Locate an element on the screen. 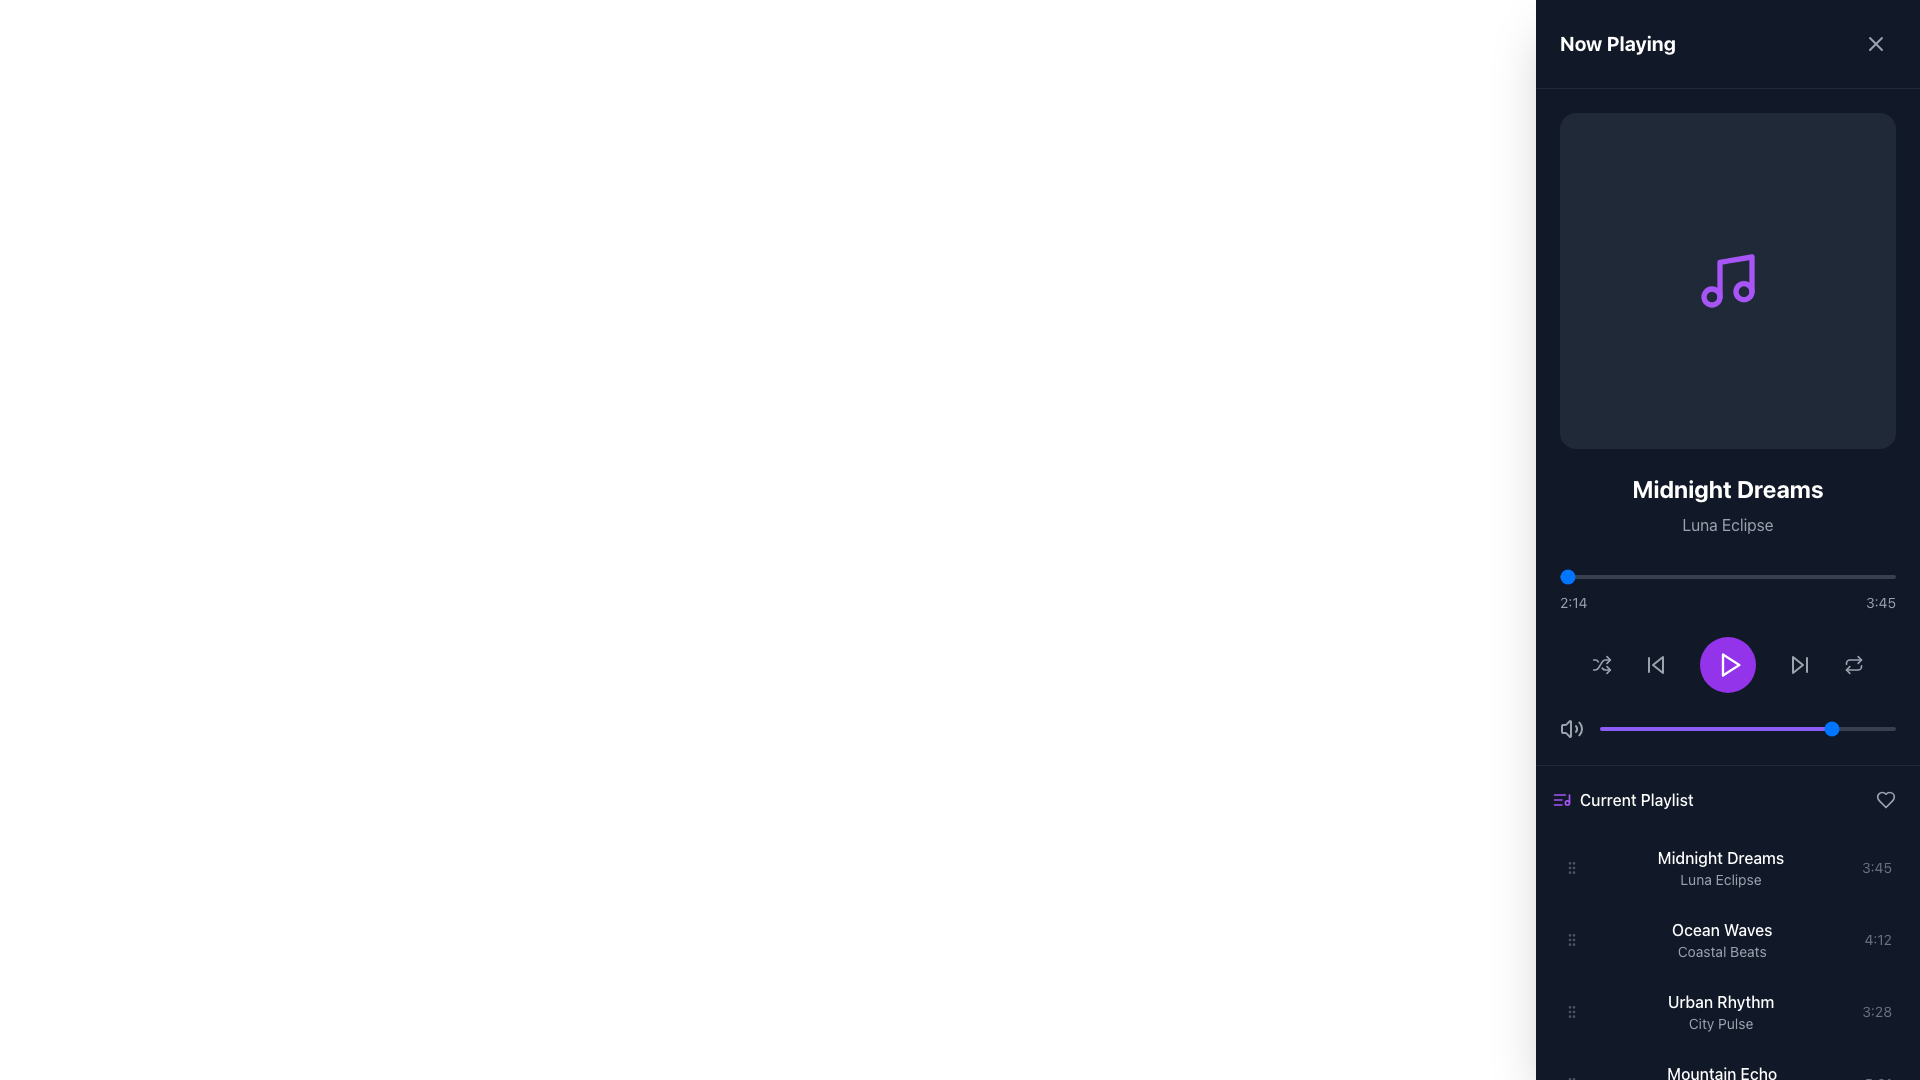  the handle at the far left edge of the playlist item row titled 'Midnight Dreams' by artist 'Luna Eclipse' is located at coordinates (1570, 866).